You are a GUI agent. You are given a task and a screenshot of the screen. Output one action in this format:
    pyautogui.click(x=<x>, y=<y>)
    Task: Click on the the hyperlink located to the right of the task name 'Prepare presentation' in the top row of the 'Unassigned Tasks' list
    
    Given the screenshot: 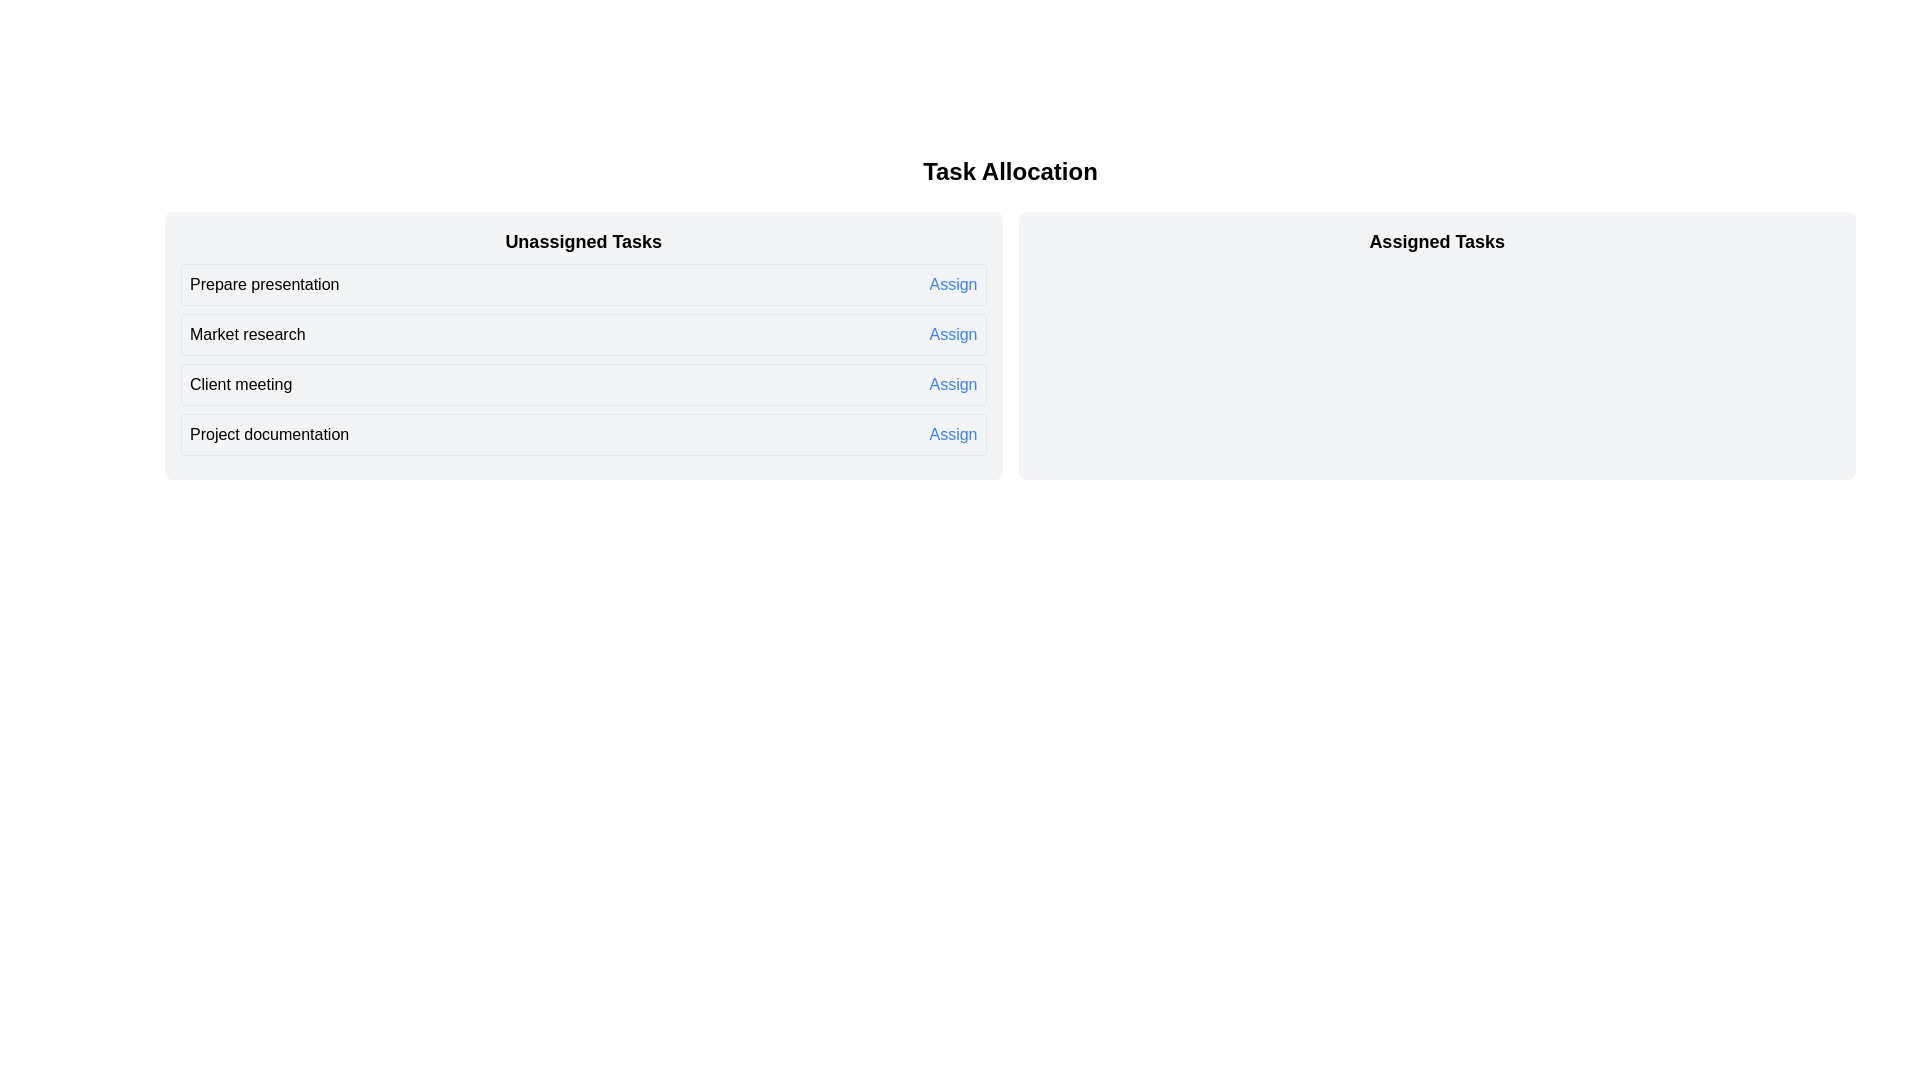 What is the action you would take?
    pyautogui.click(x=952, y=285)
    